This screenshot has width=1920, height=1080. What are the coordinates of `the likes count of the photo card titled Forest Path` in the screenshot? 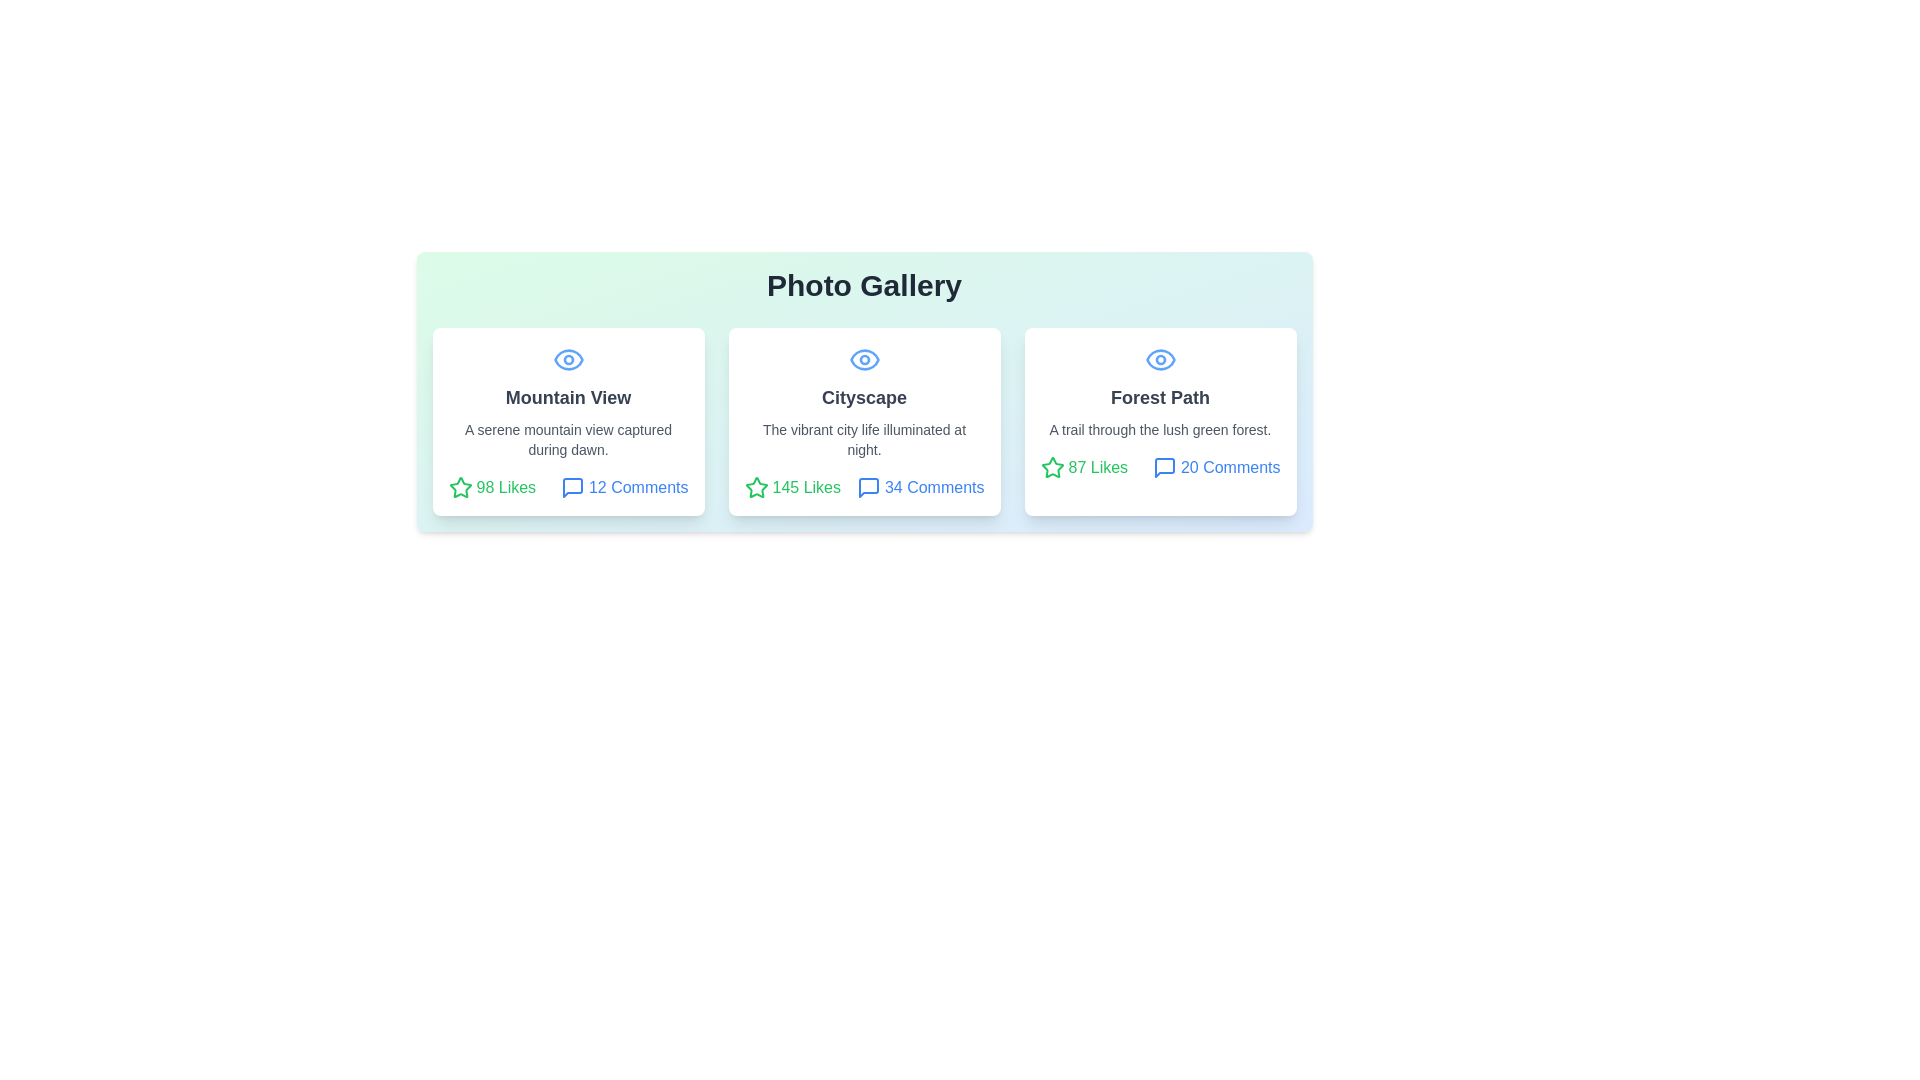 It's located at (1083, 467).